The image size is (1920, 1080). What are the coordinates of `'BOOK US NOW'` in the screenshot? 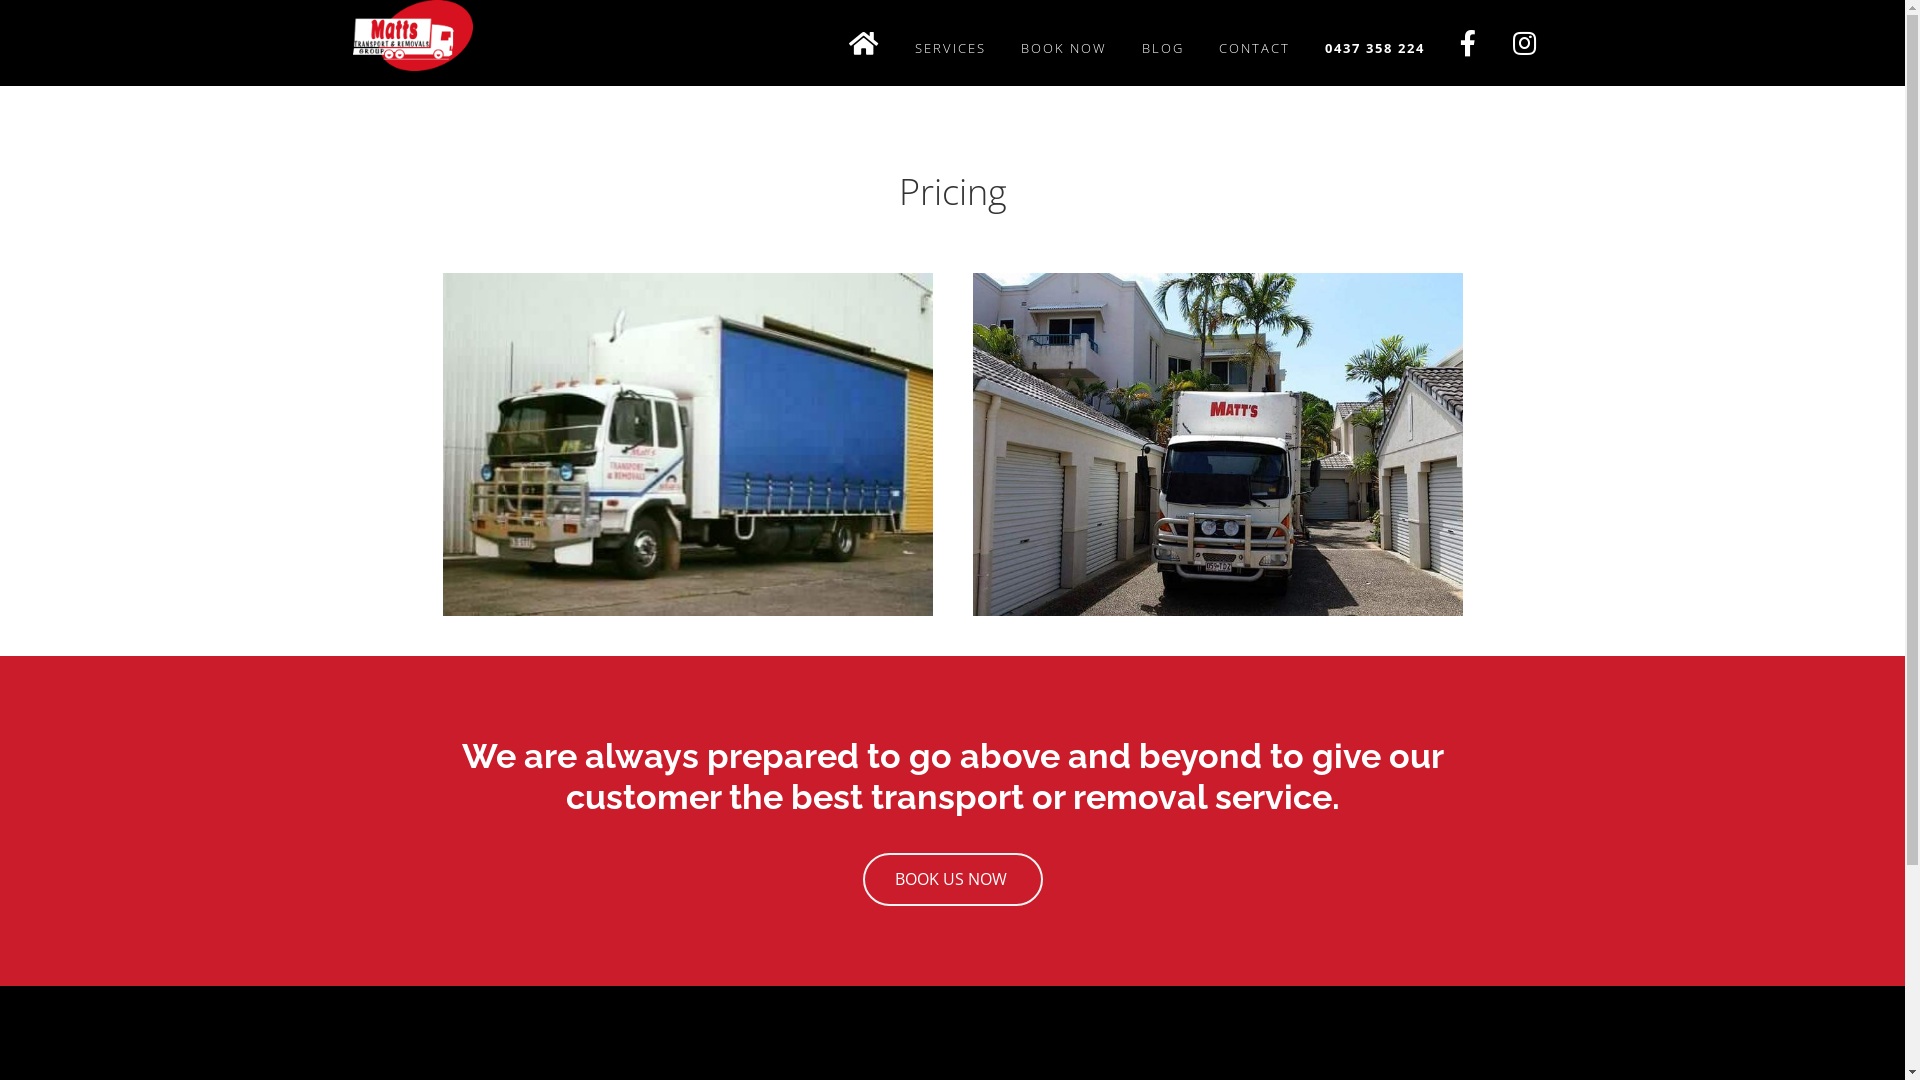 It's located at (950, 878).